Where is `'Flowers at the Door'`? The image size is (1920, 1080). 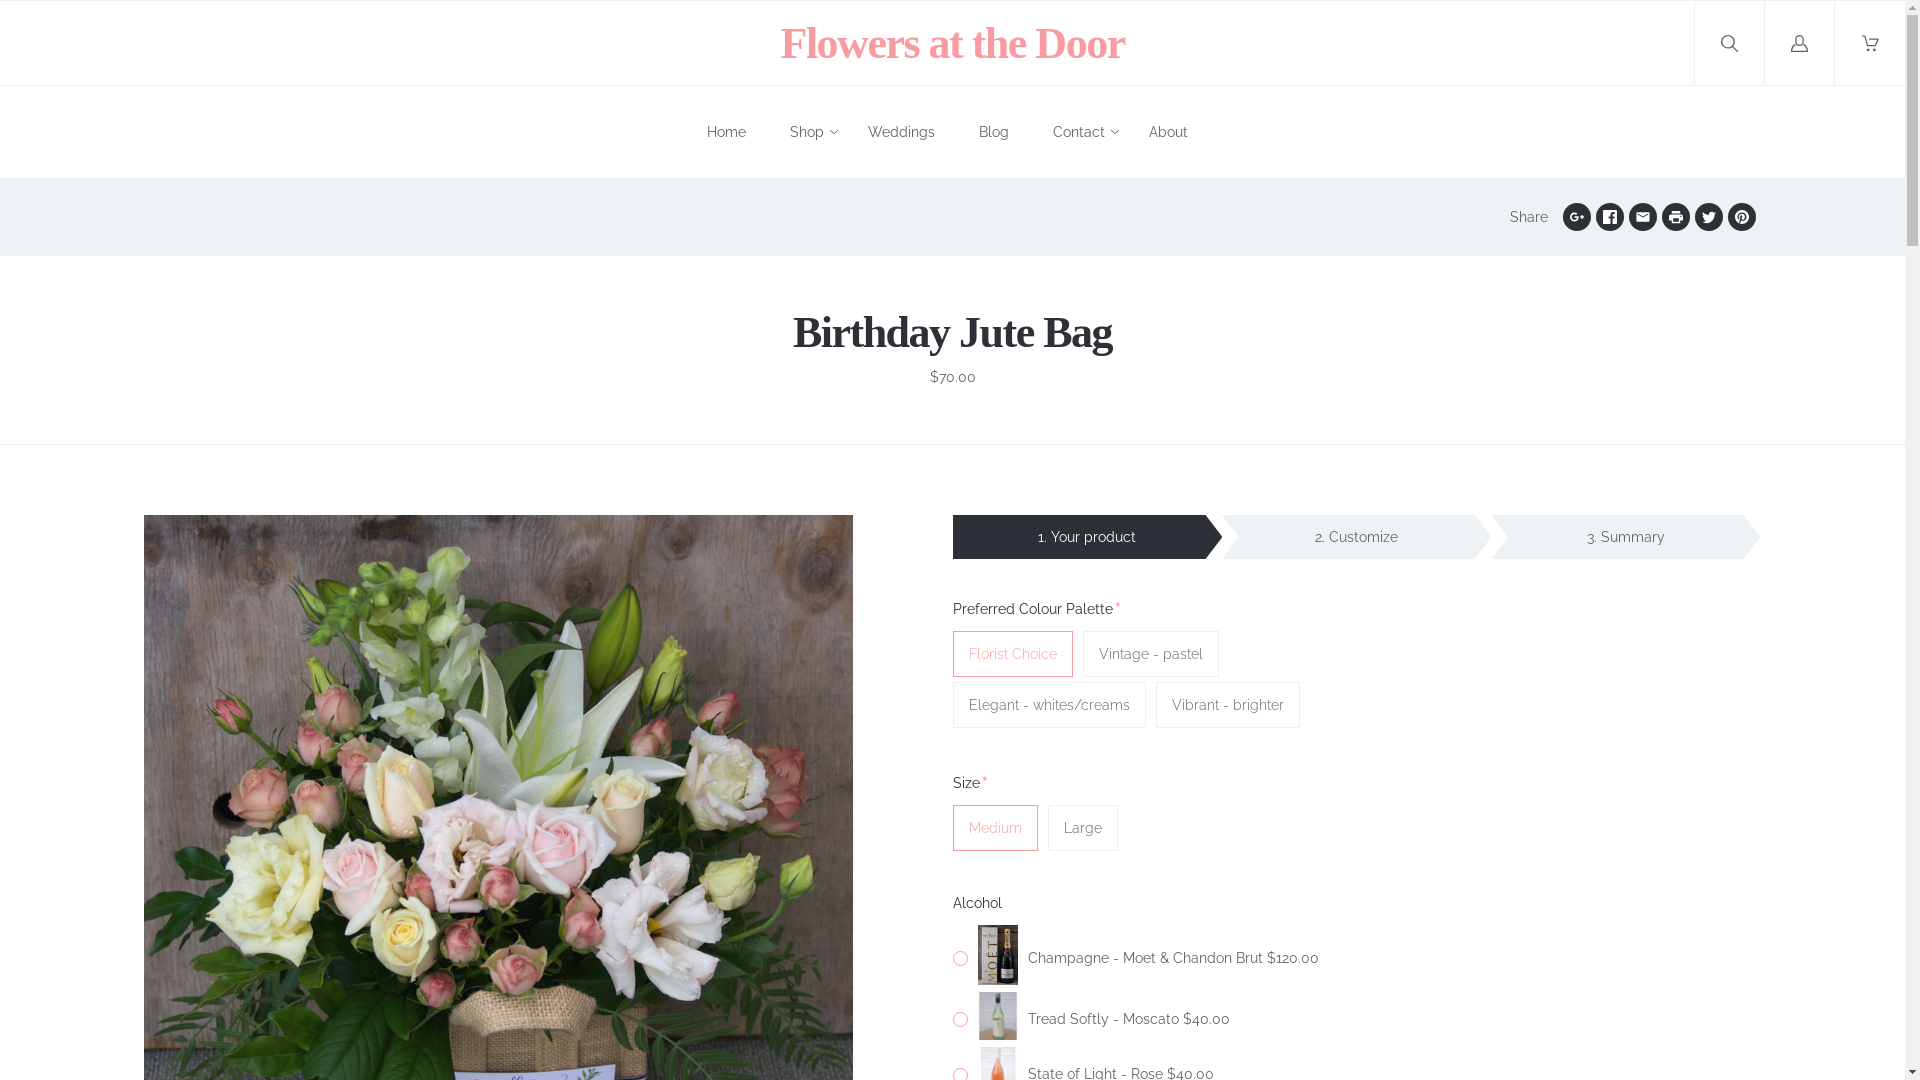
'Flowers at the Door' is located at coordinates (950, 42).